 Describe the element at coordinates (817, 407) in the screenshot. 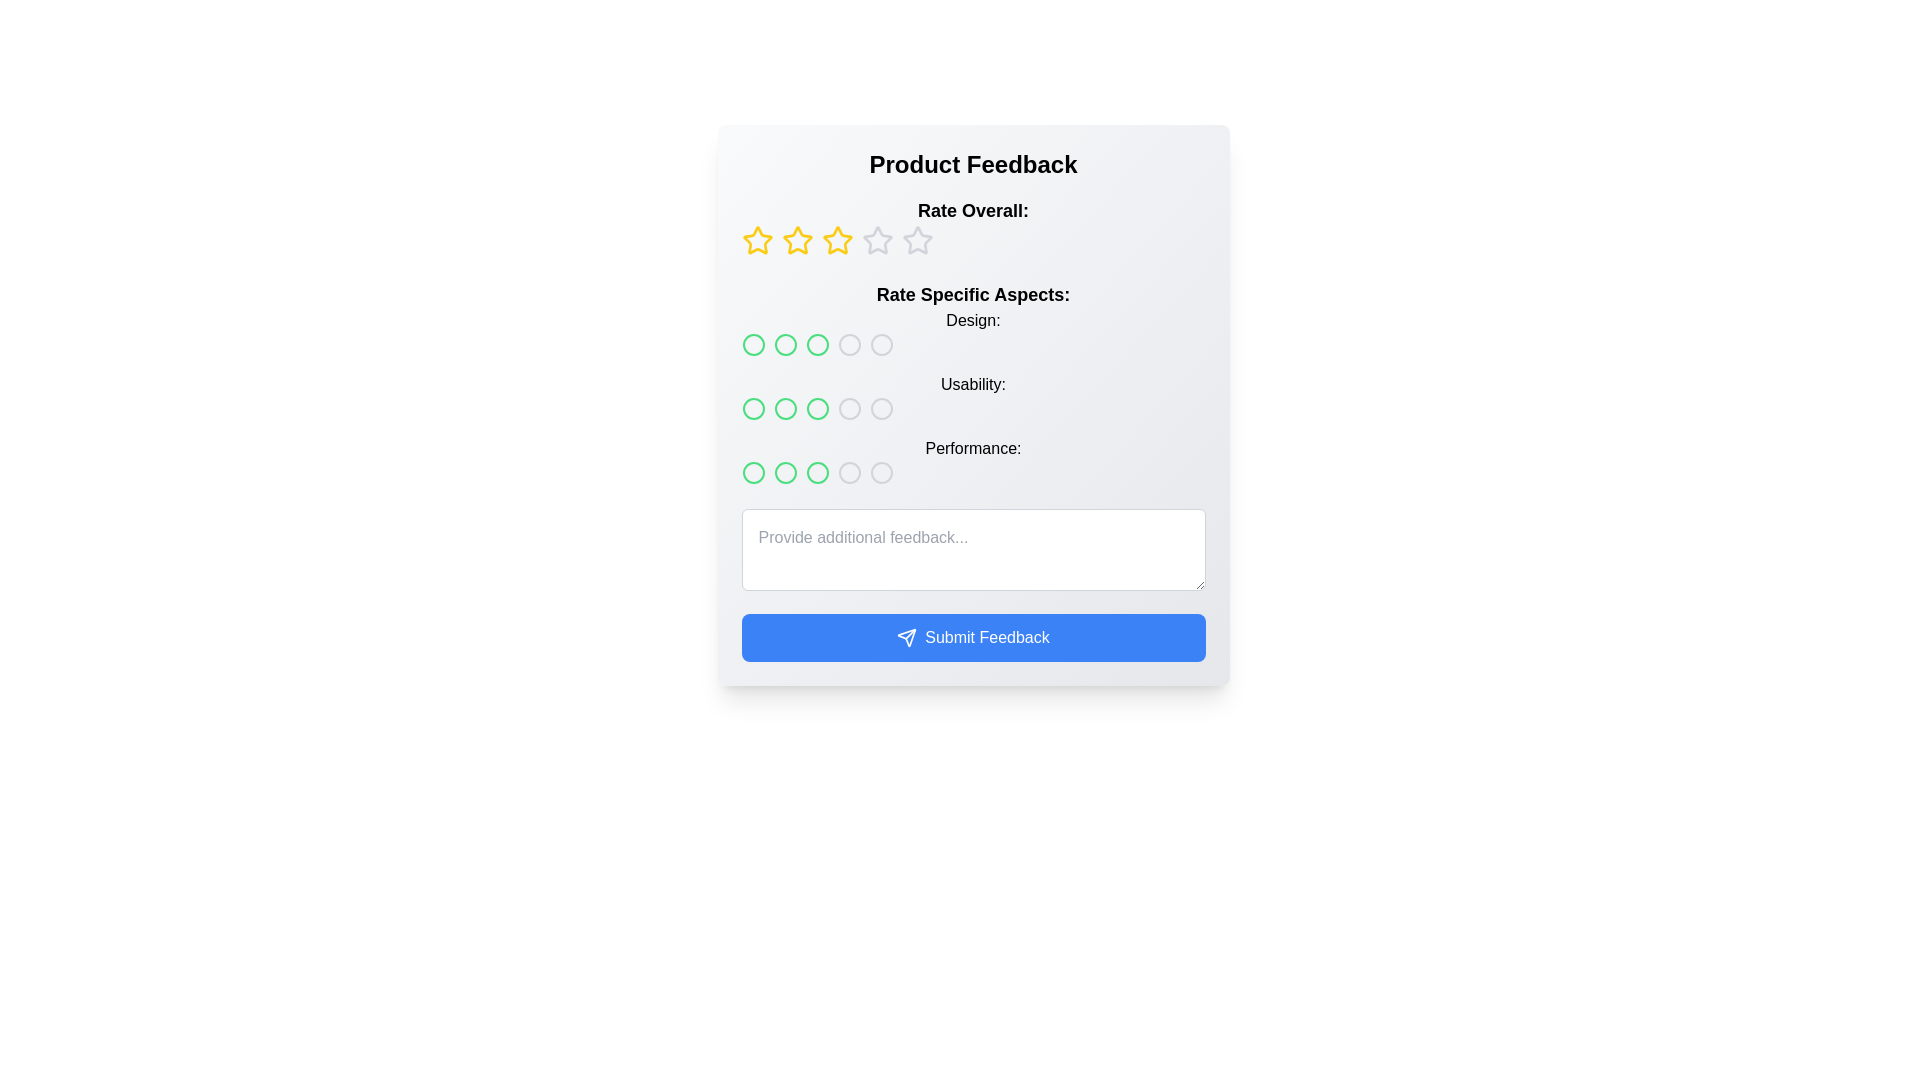

I see `the third rating circle under 'Rate Specific Aspects: Usability:', which is located slightly to the right of two green-filled circles` at that location.